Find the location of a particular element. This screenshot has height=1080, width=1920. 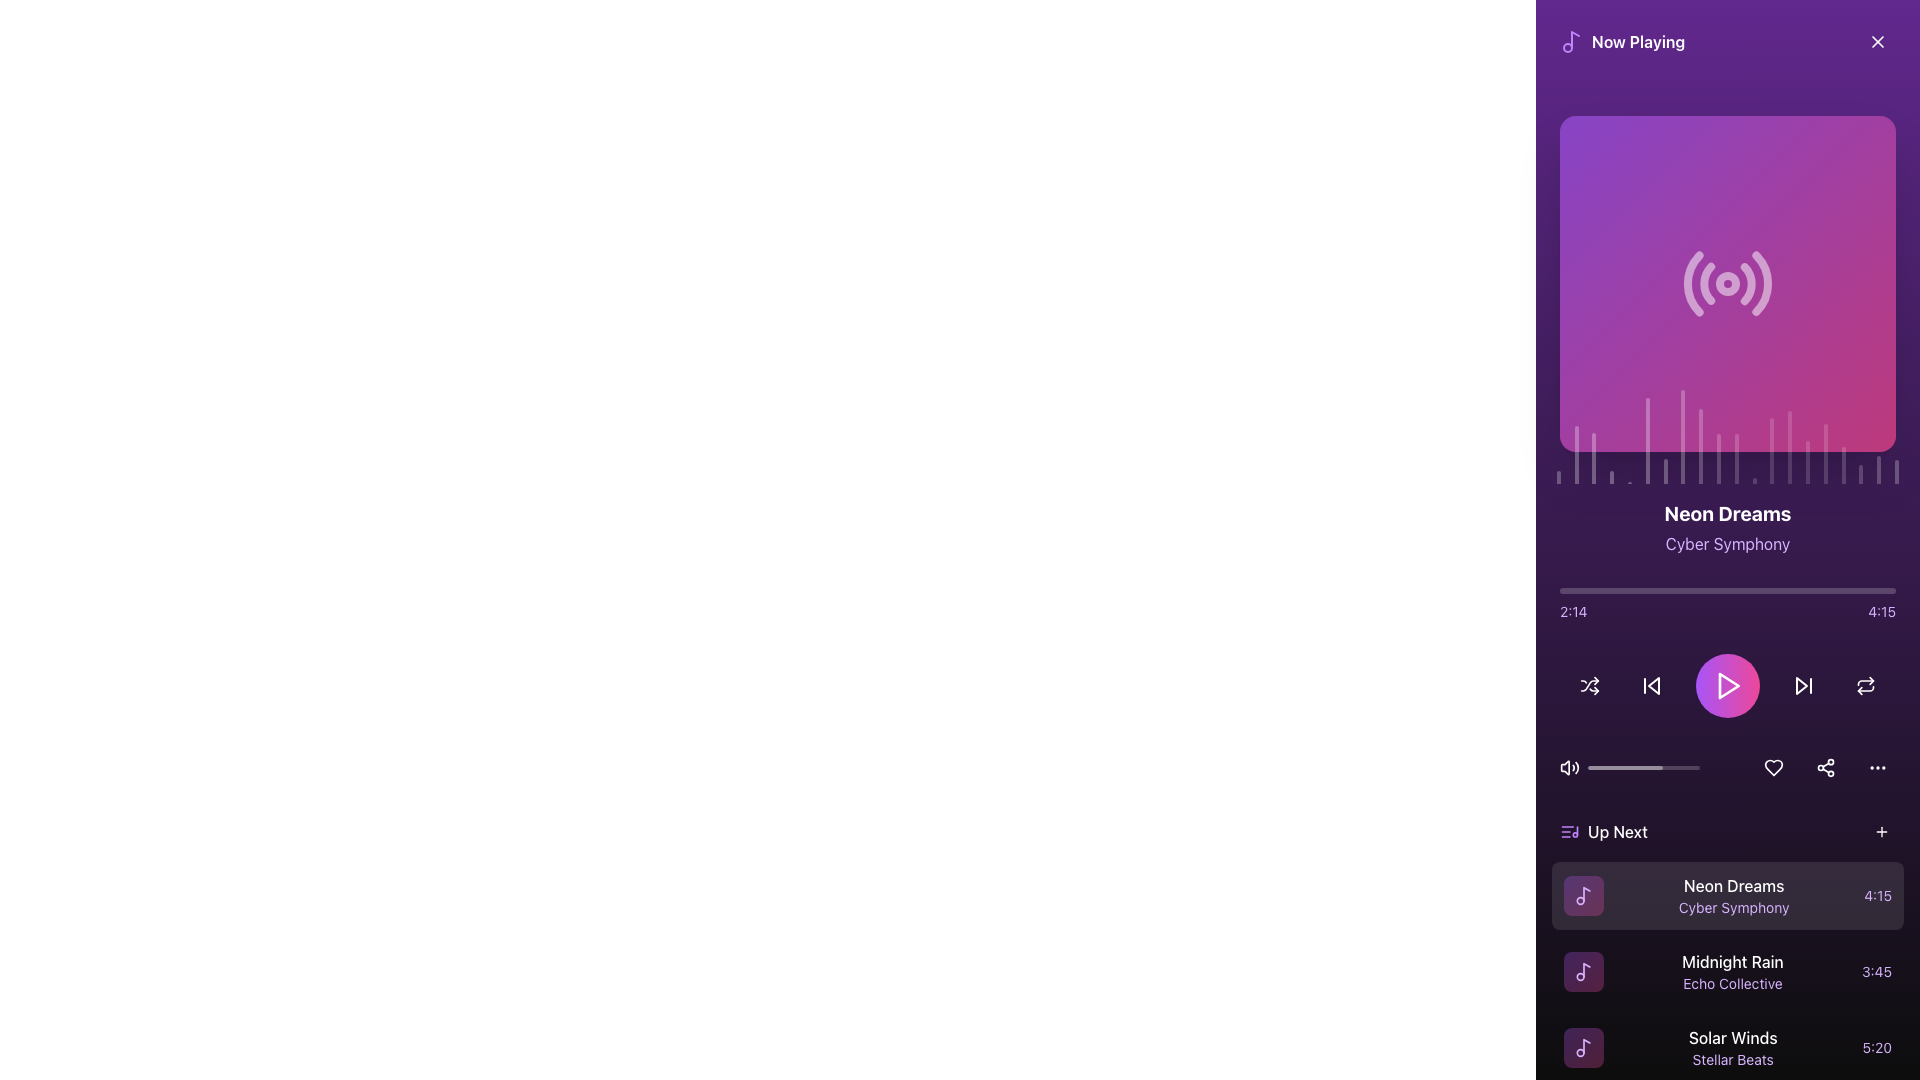

the triangular play icon button, which is styled in flat design and located centrally among the media control buttons in the lower part of the interface, to potentially display a tooltip is located at coordinates (1727, 685).